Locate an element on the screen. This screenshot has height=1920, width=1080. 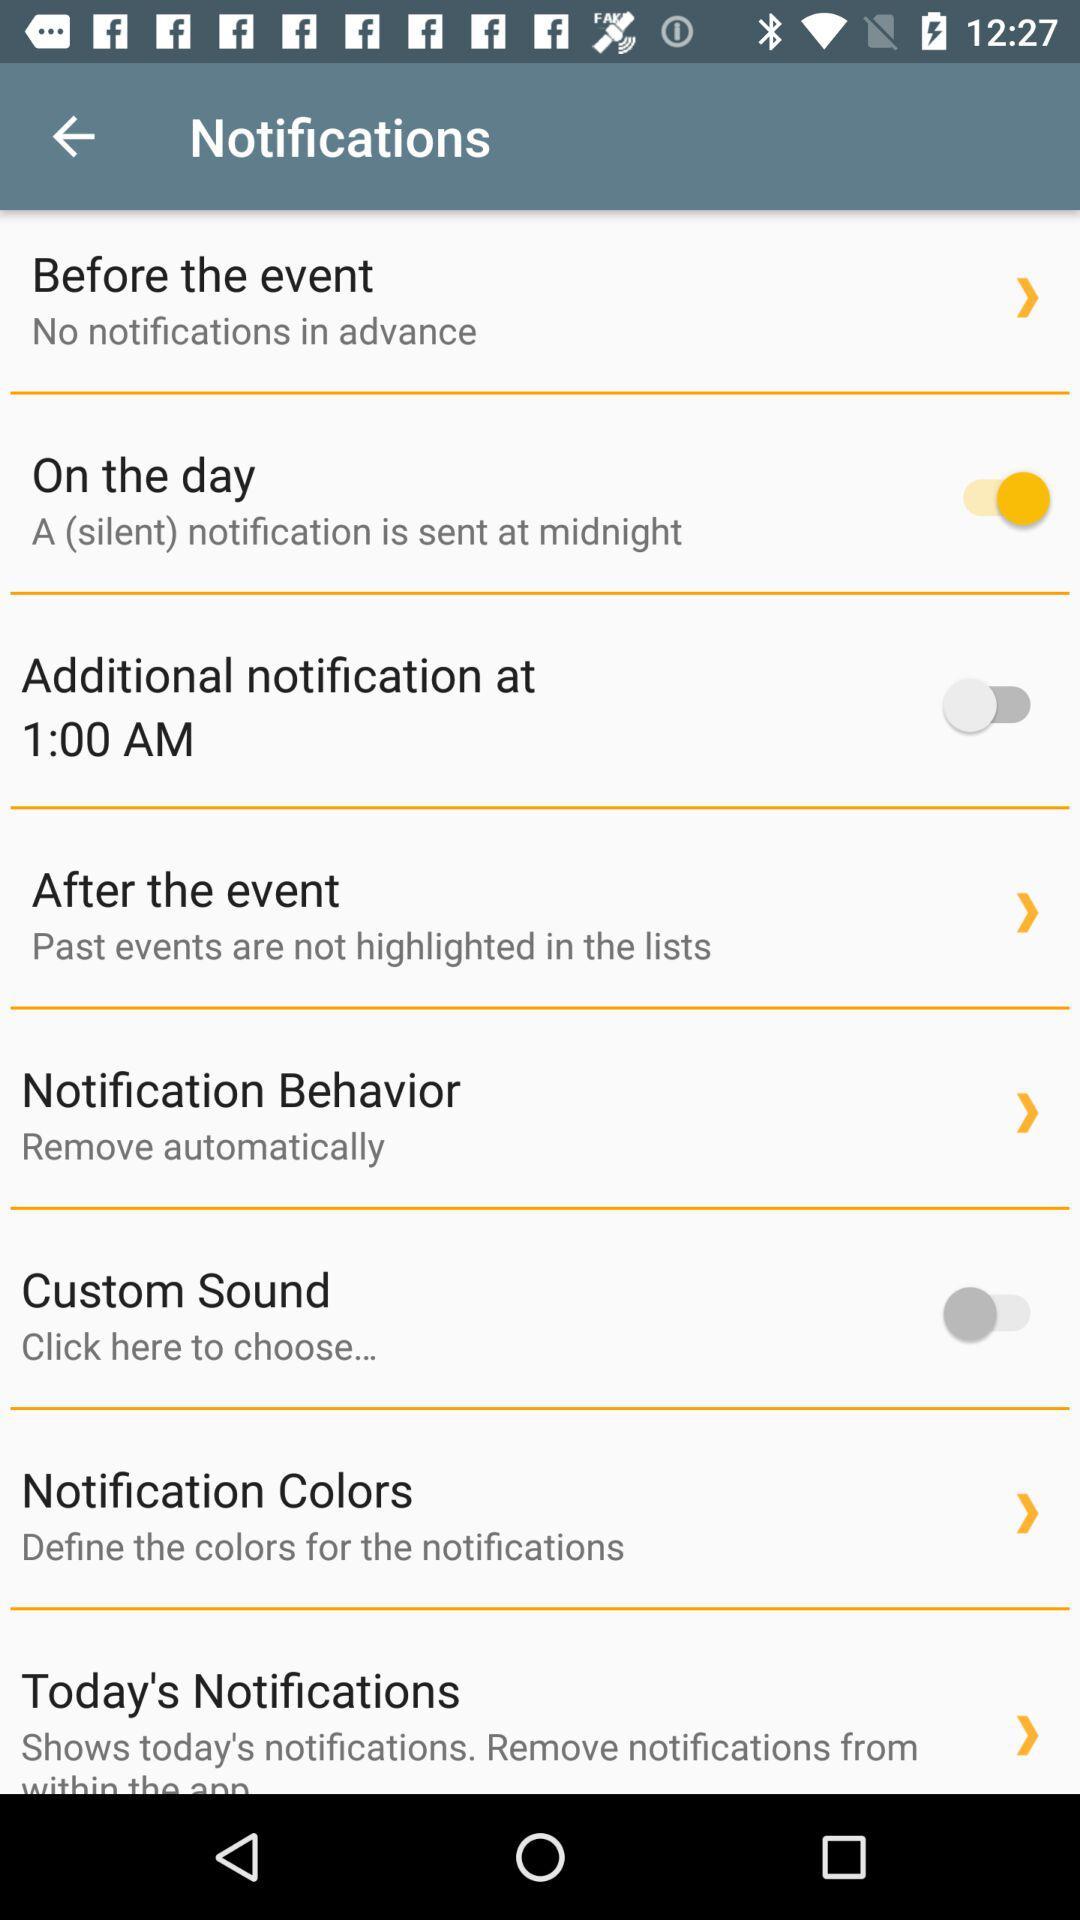
item next to custom sound item is located at coordinates (996, 1313).